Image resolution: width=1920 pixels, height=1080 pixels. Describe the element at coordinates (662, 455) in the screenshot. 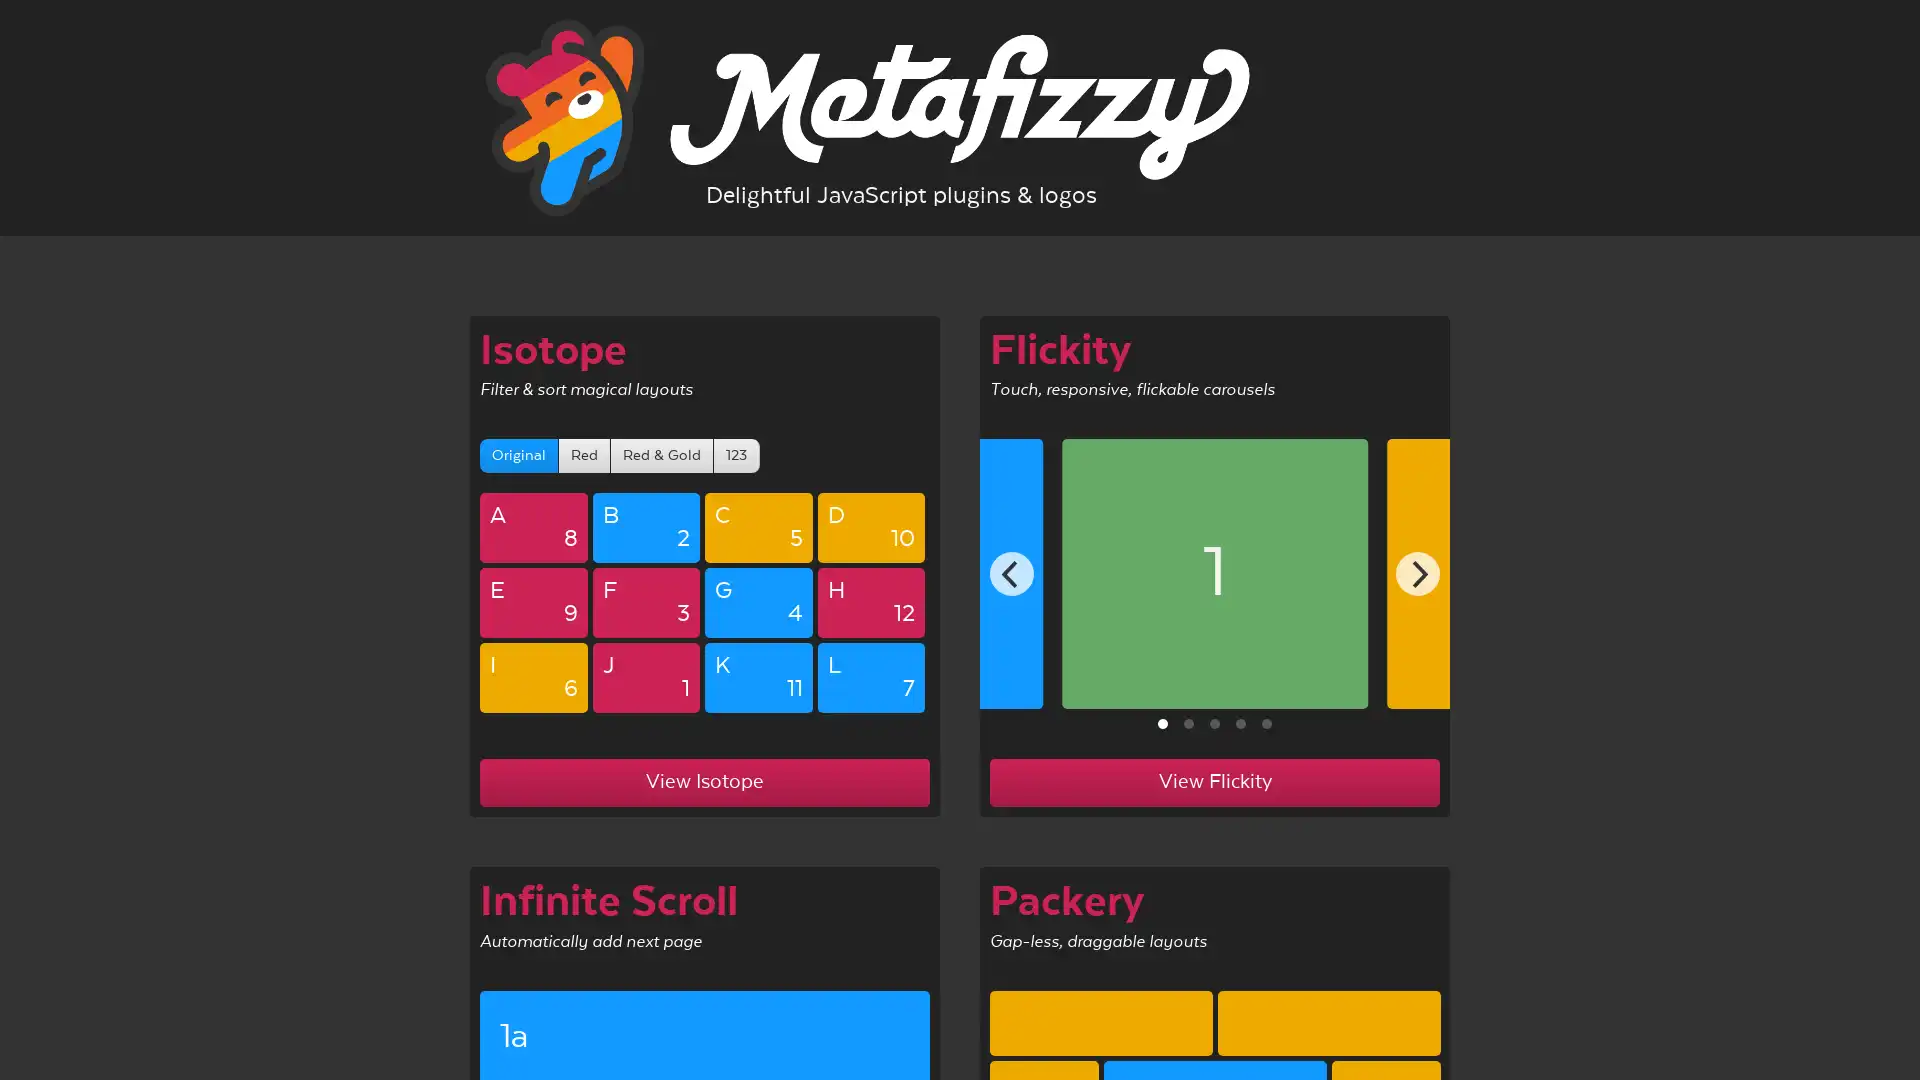

I see `Red & Gold` at that location.